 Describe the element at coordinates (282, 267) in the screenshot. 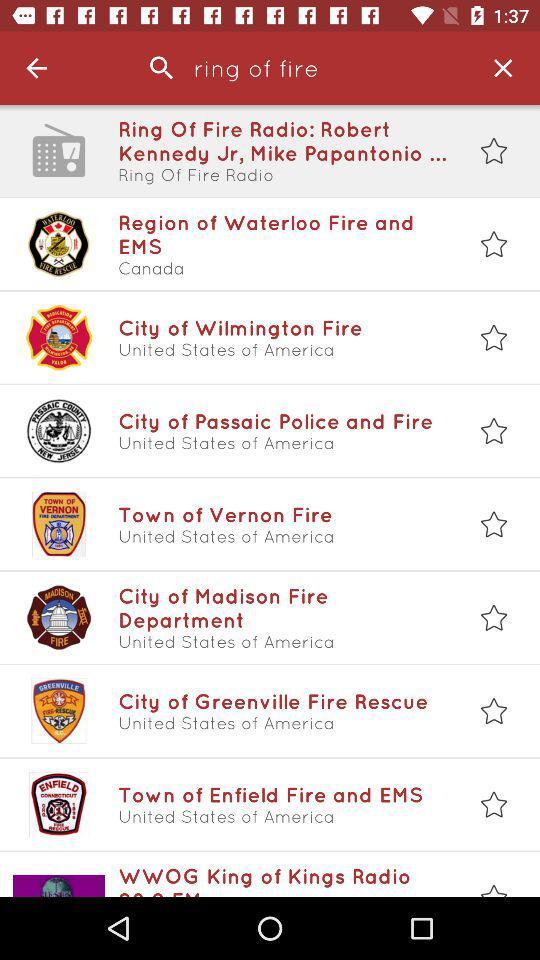

I see `item below region of waterloo icon` at that location.